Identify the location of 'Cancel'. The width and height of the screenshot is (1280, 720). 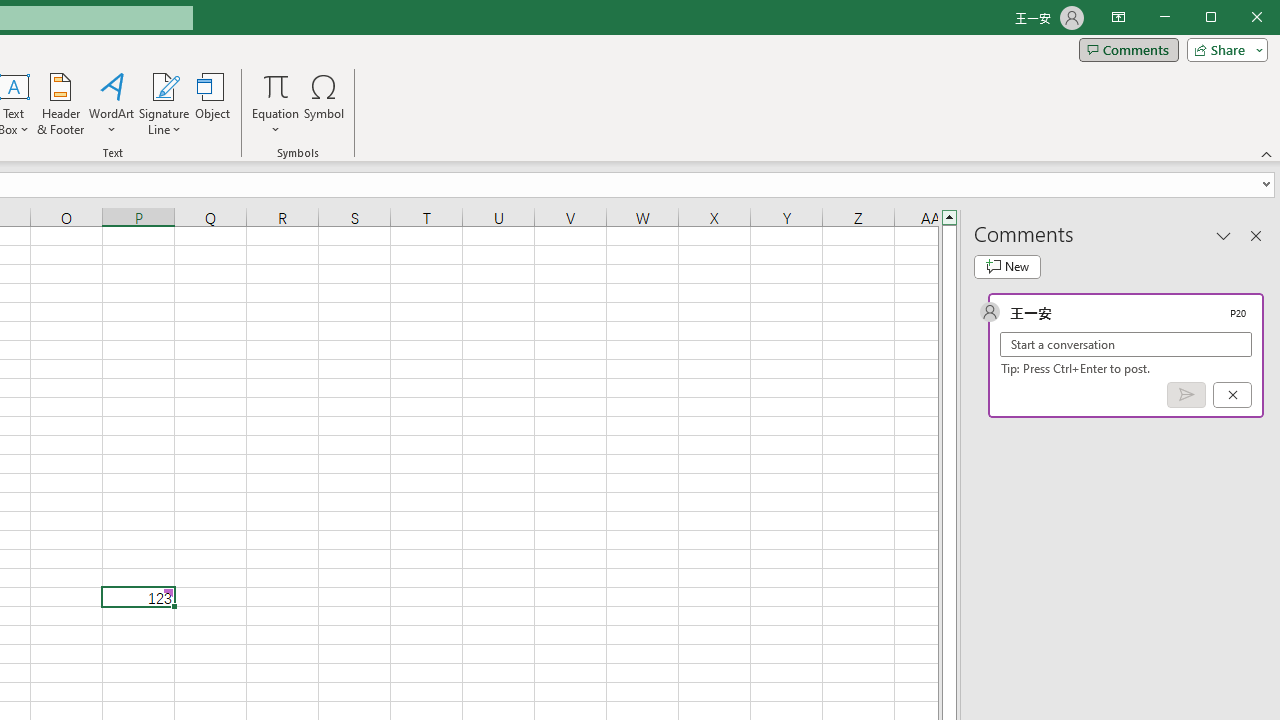
(1231, 395).